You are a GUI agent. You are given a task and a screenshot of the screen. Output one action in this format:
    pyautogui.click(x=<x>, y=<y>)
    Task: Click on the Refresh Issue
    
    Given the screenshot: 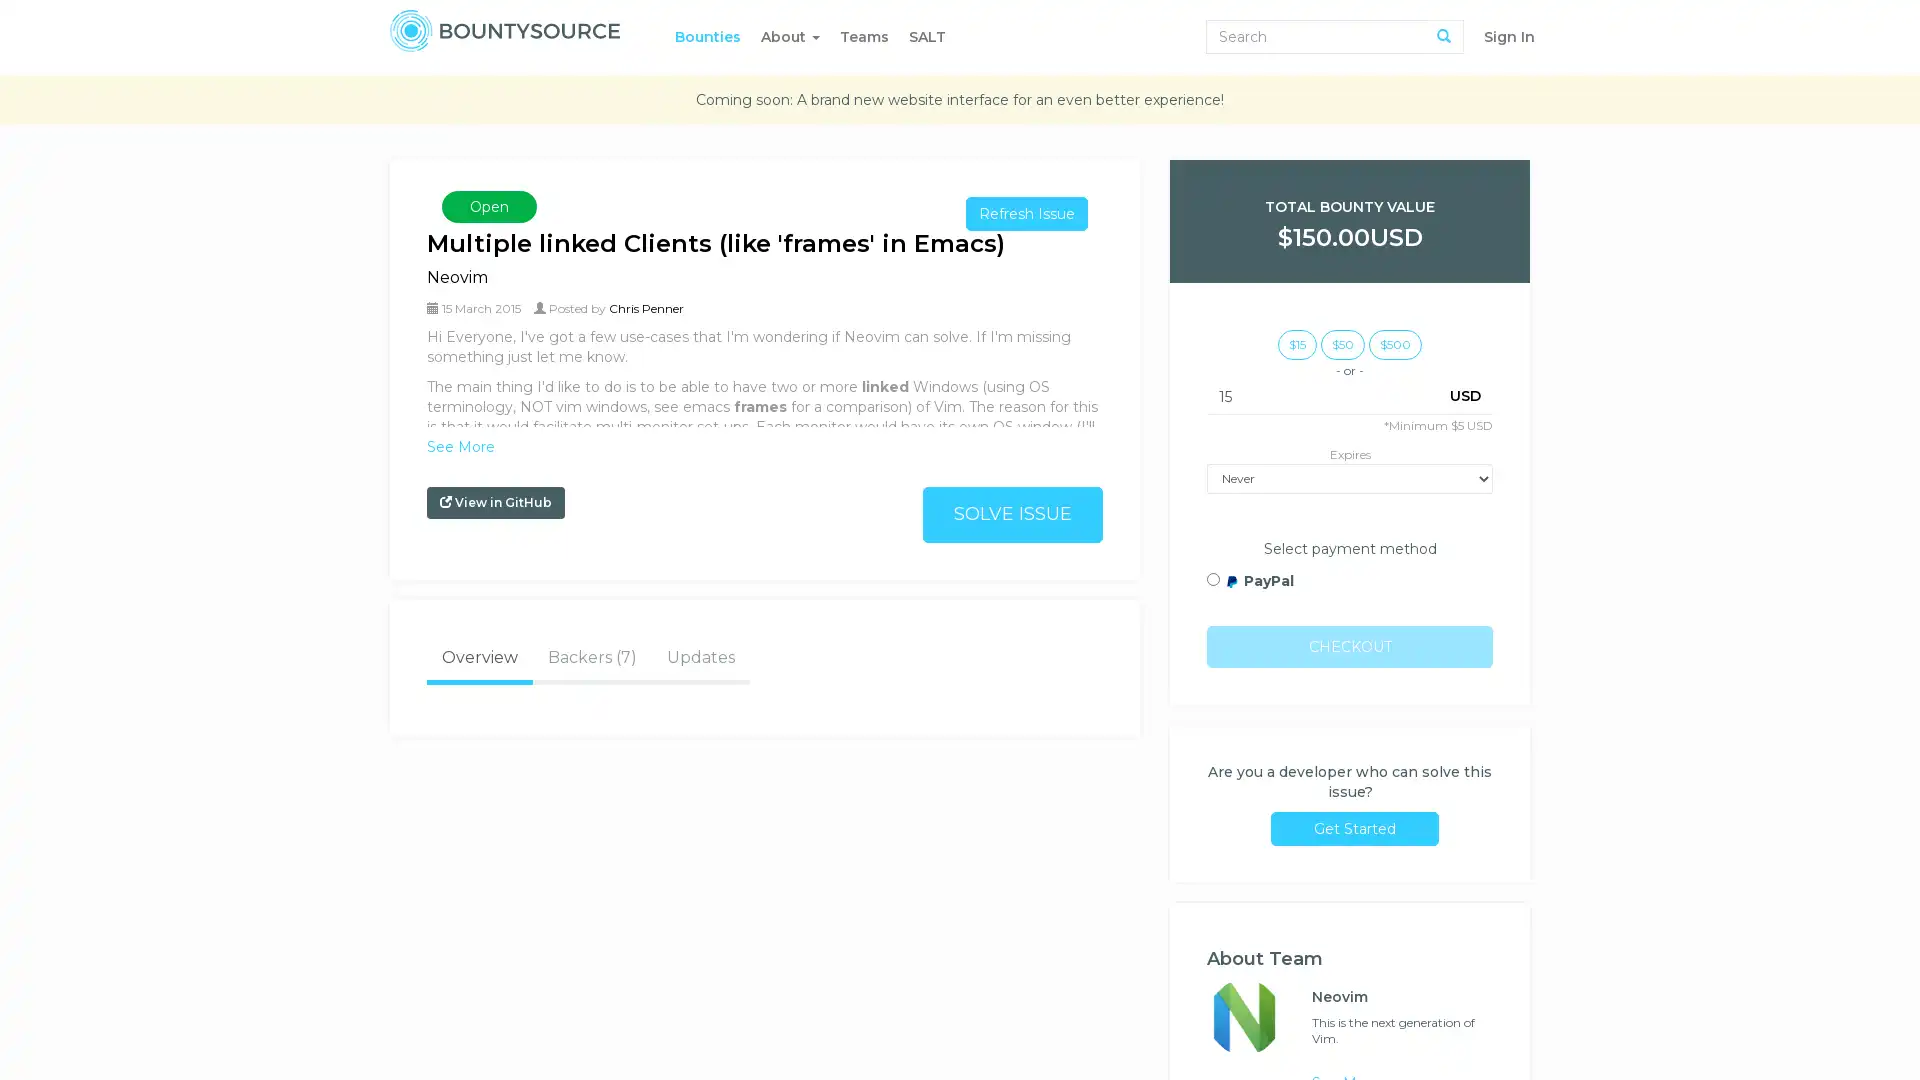 What is the action you would take?
    pyautogui.click(x=1027, y=213)
    